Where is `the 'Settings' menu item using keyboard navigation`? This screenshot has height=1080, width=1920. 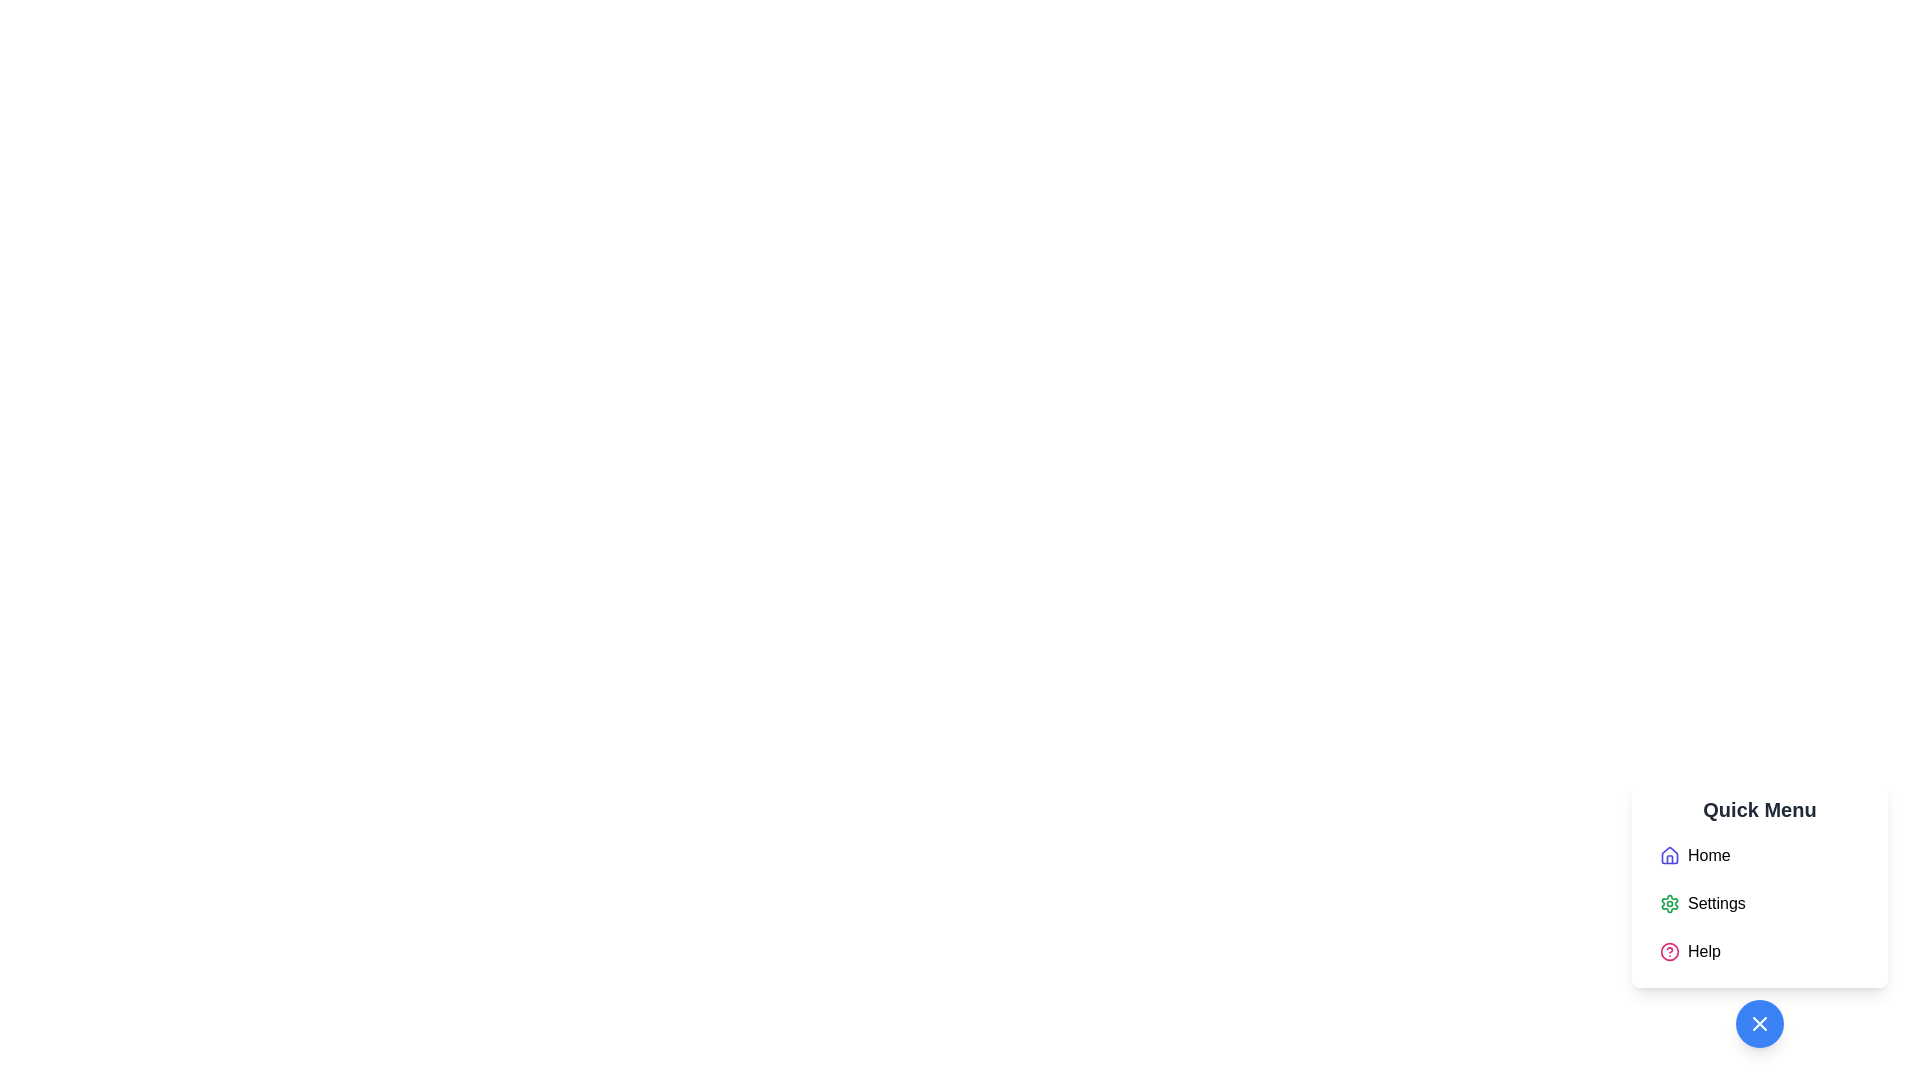
the 'Settings' menu item using keyboard navigation is located at coordinates (1760, 914).